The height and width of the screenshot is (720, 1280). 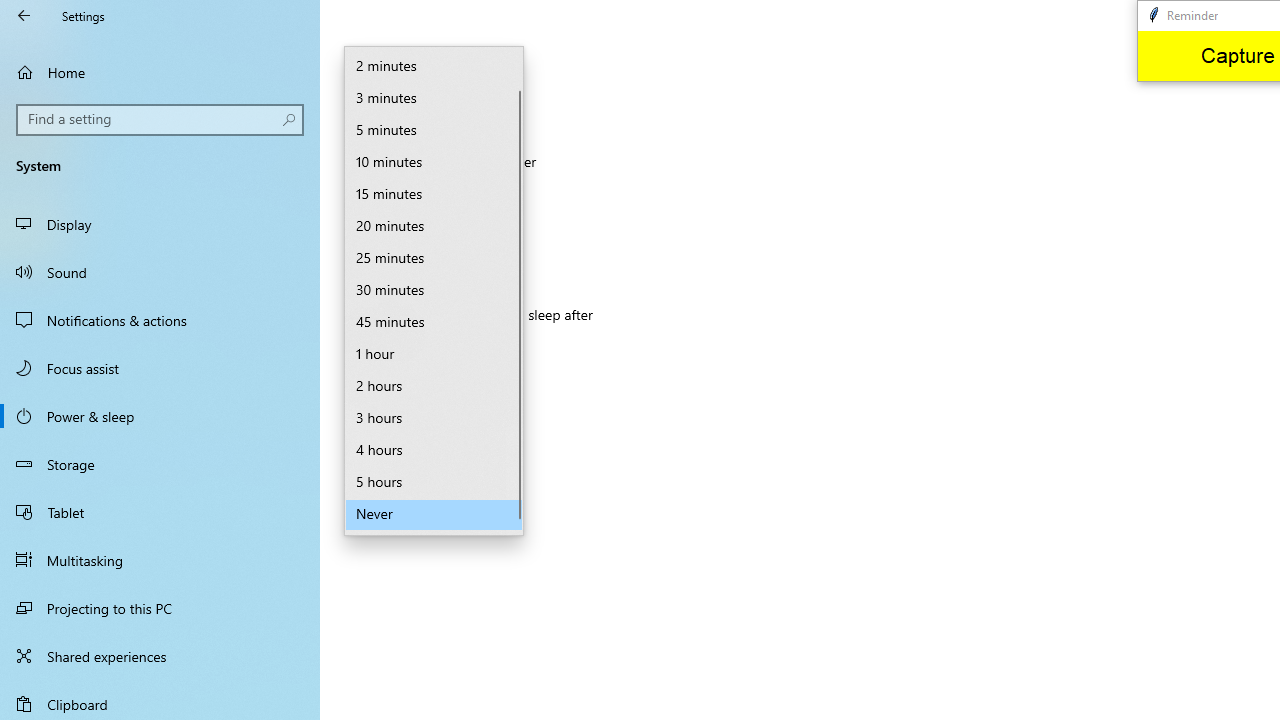 I want to click on '25 minutes', so click(x=433, y=258).